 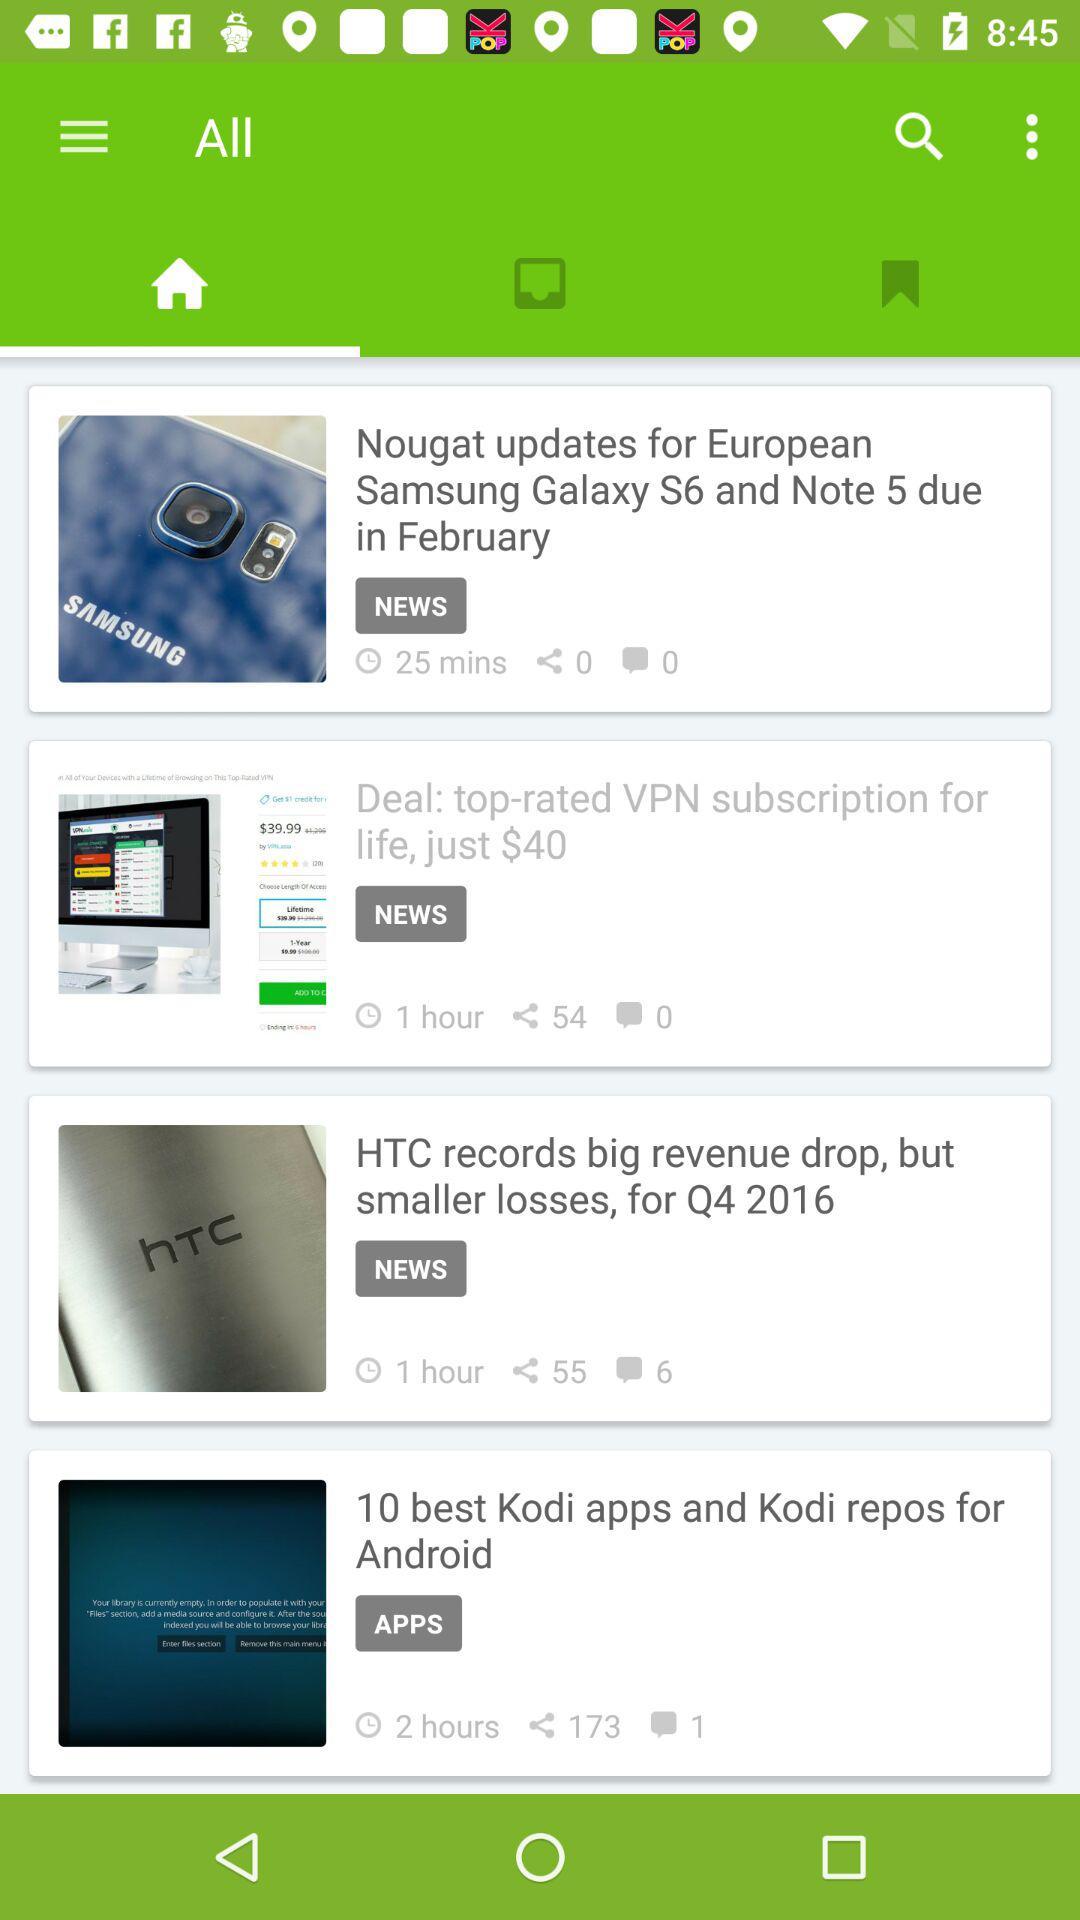 What do you see at coordinates (83, 135) in the screenshot?
I see `the menu icon` at bounding box center [83, 135].